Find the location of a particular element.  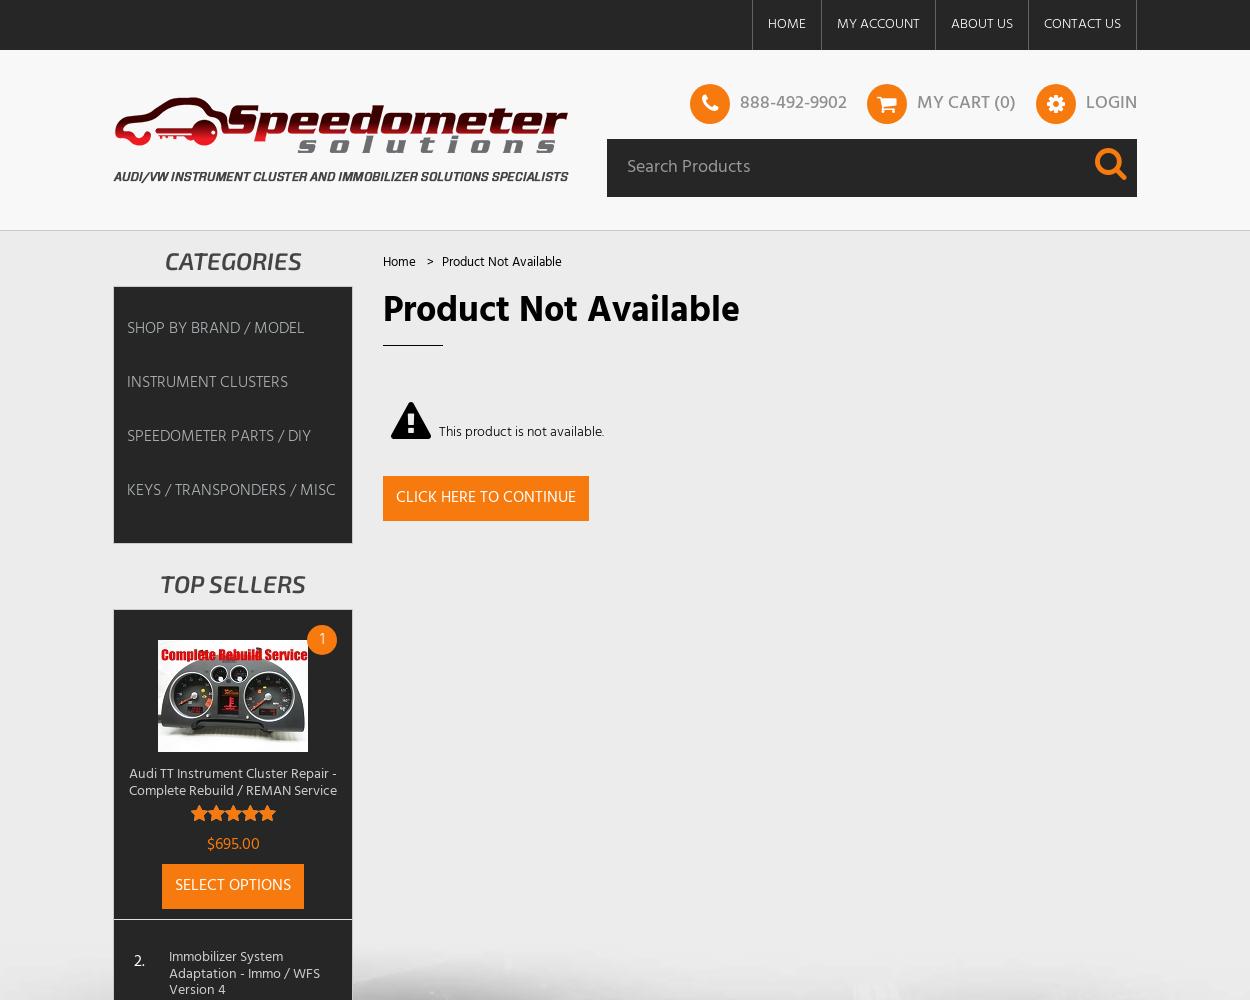

'1' is located at coordinates (320, 640).